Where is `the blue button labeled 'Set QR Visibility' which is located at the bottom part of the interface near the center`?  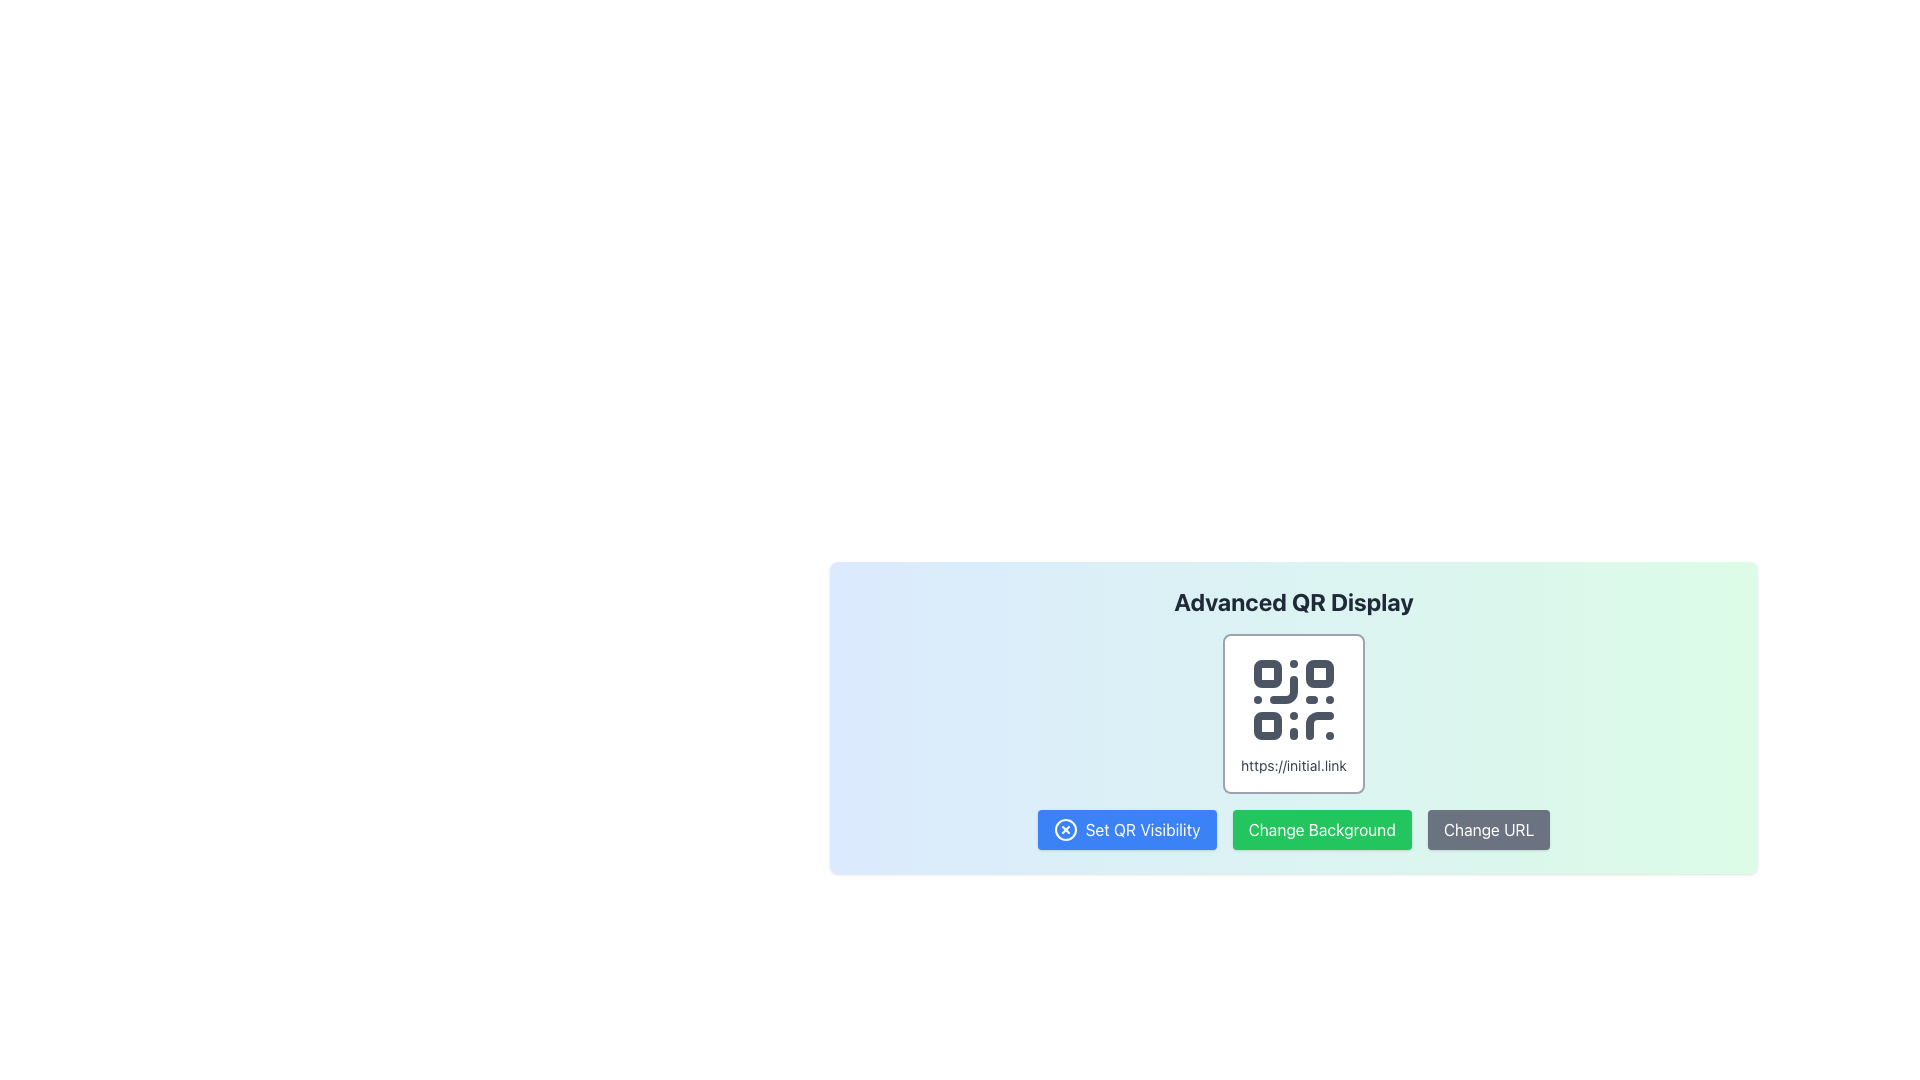
the blue button labeled 'Set QR Visibility' which is located at the bottom part of the interface near the center is located at coordinates (1127, 829).